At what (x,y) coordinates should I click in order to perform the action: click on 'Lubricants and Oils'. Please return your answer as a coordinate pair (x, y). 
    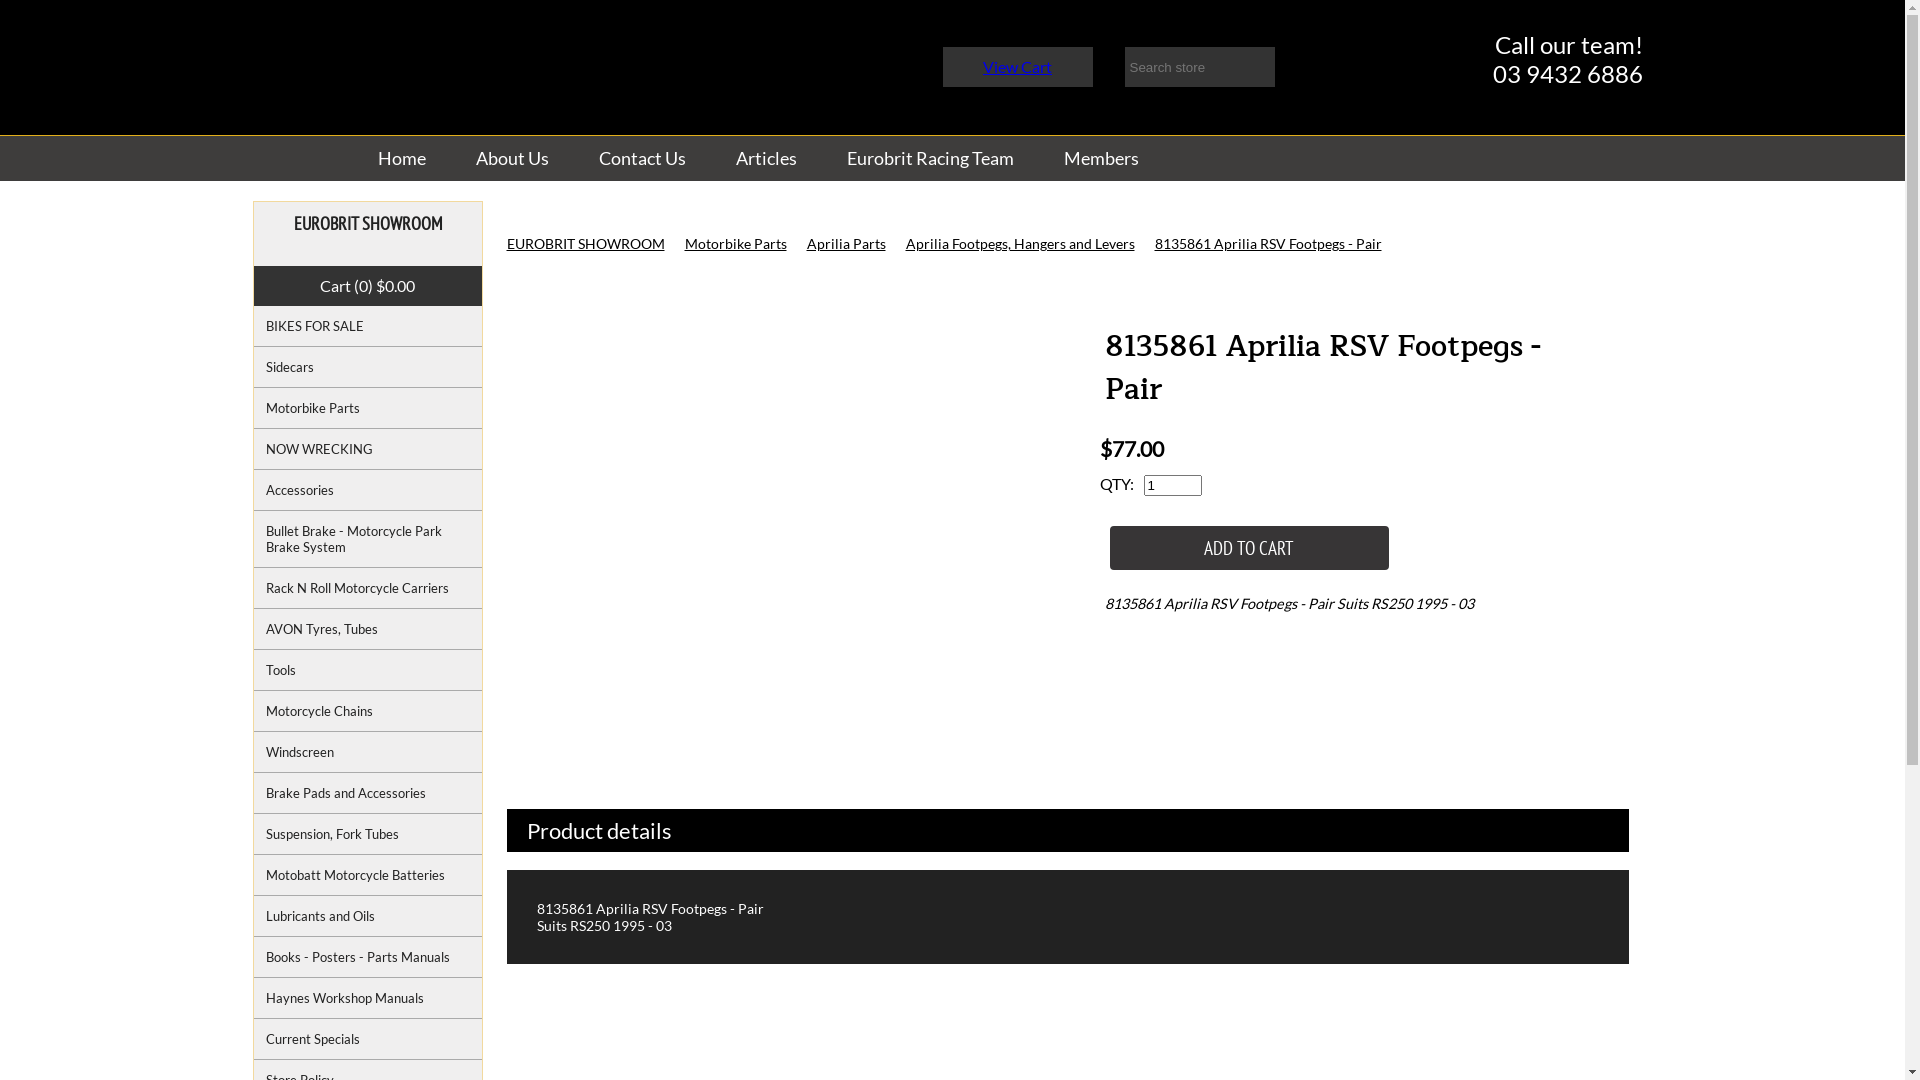
    Looking at the image, I should click on (253, 916).